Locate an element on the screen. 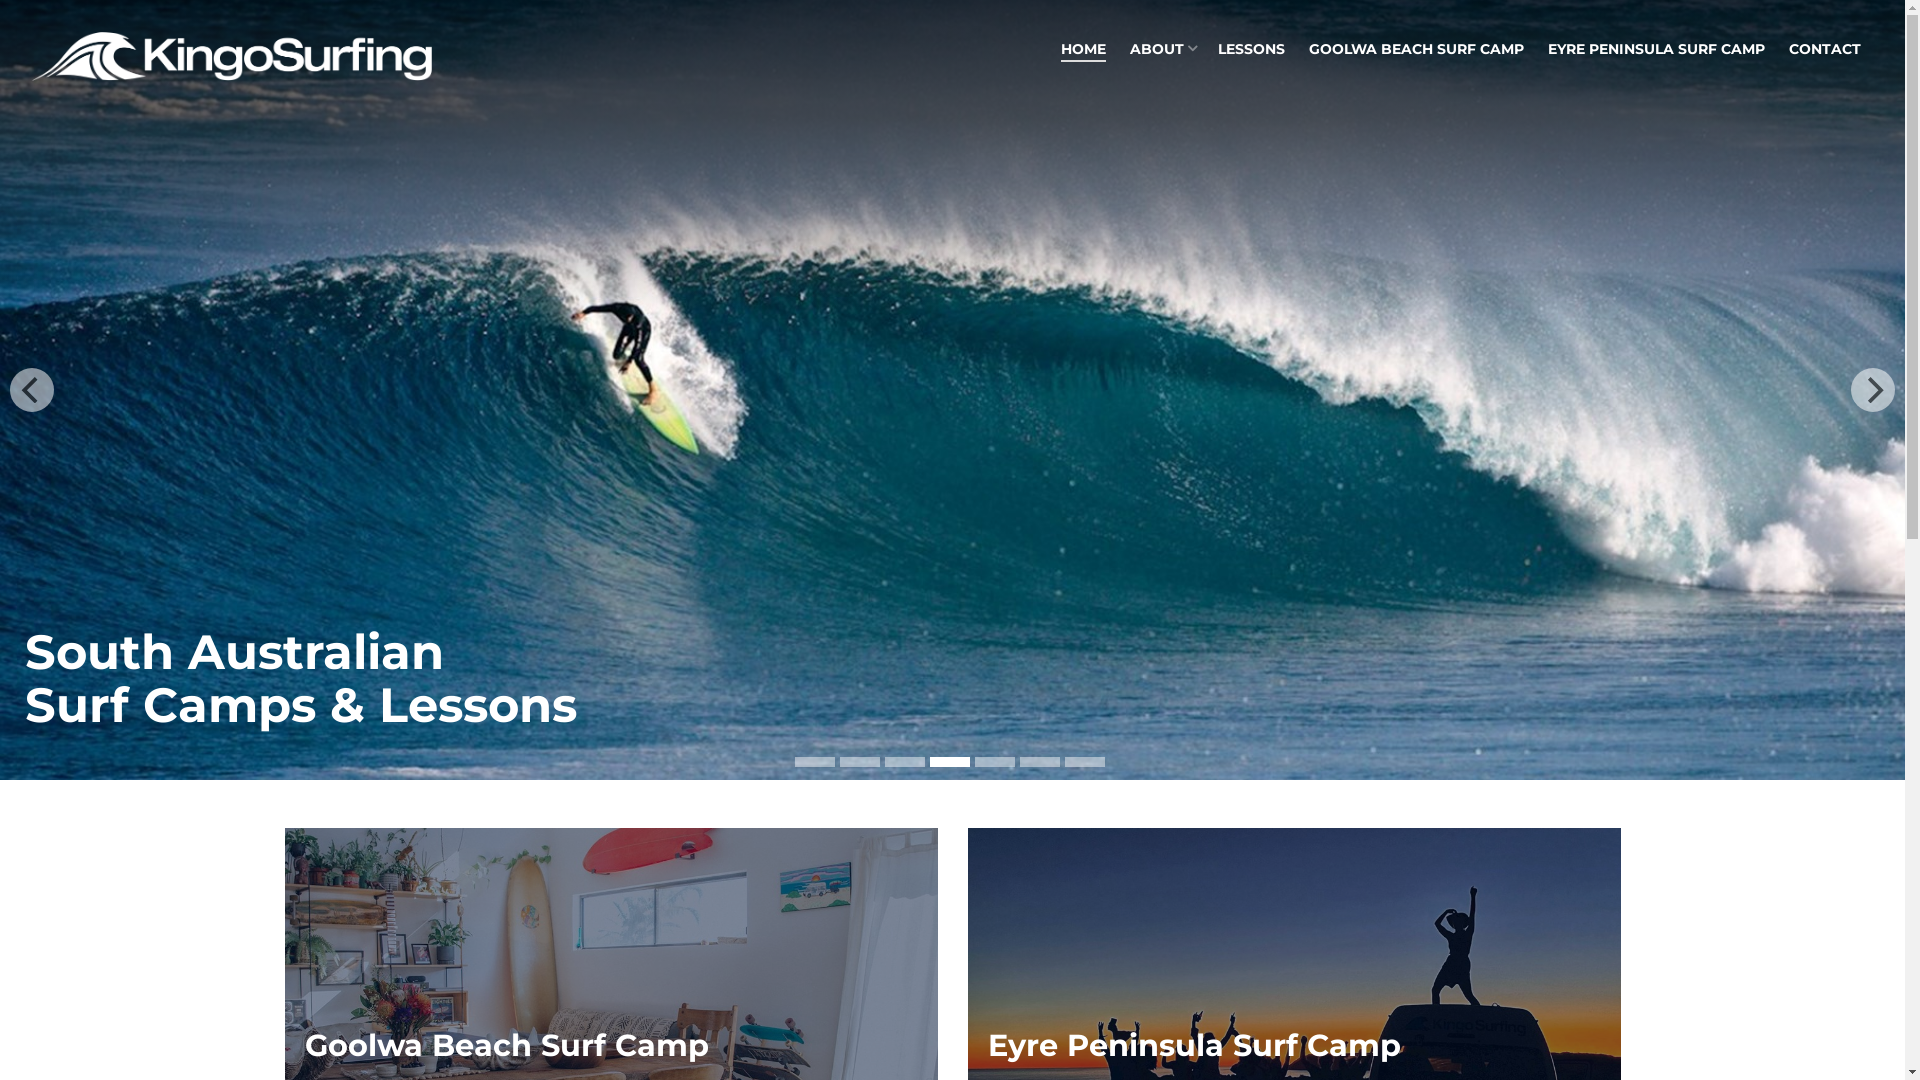 The height and width of the screenshot is (1080, 1920). 'LESSONS' is located at coordinates (1250, 48).